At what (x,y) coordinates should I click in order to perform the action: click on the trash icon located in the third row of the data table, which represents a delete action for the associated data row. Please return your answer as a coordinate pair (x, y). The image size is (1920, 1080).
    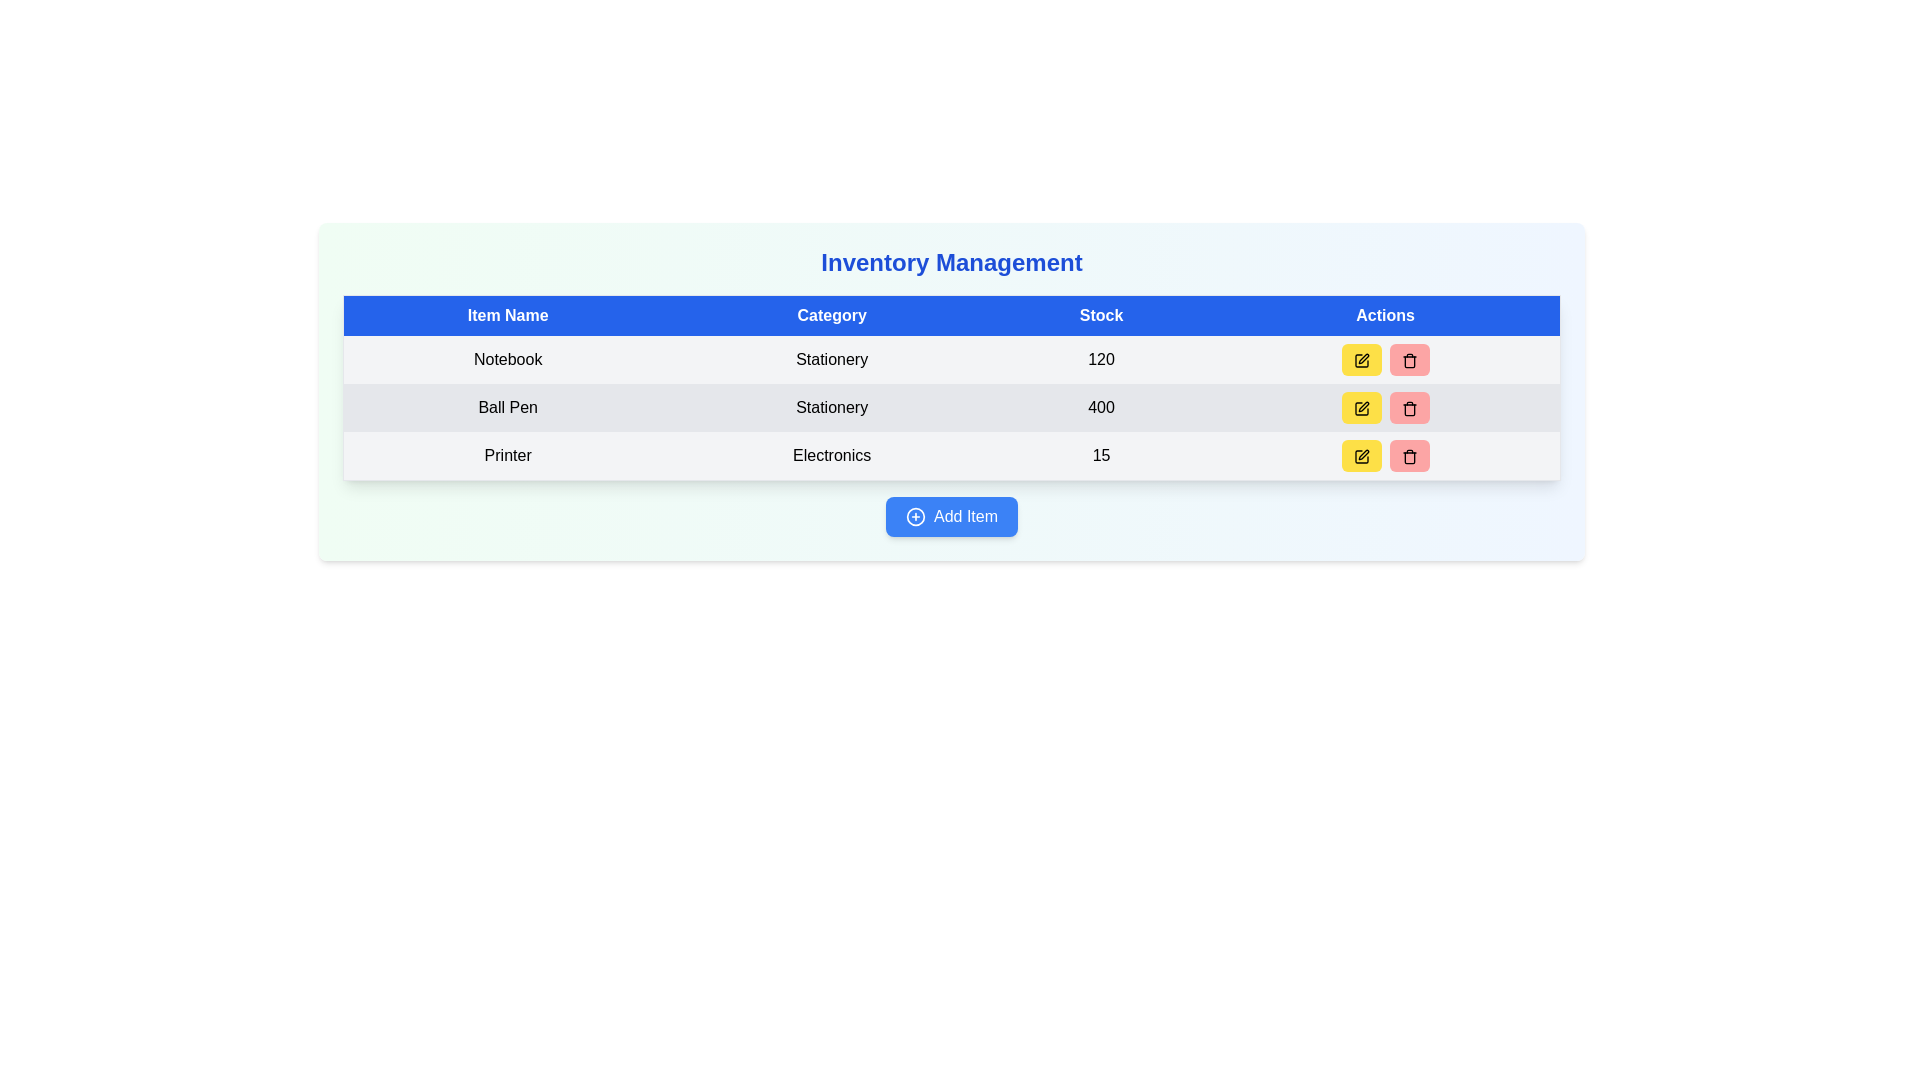
    Looking at the image, I should click on (1408, 409).